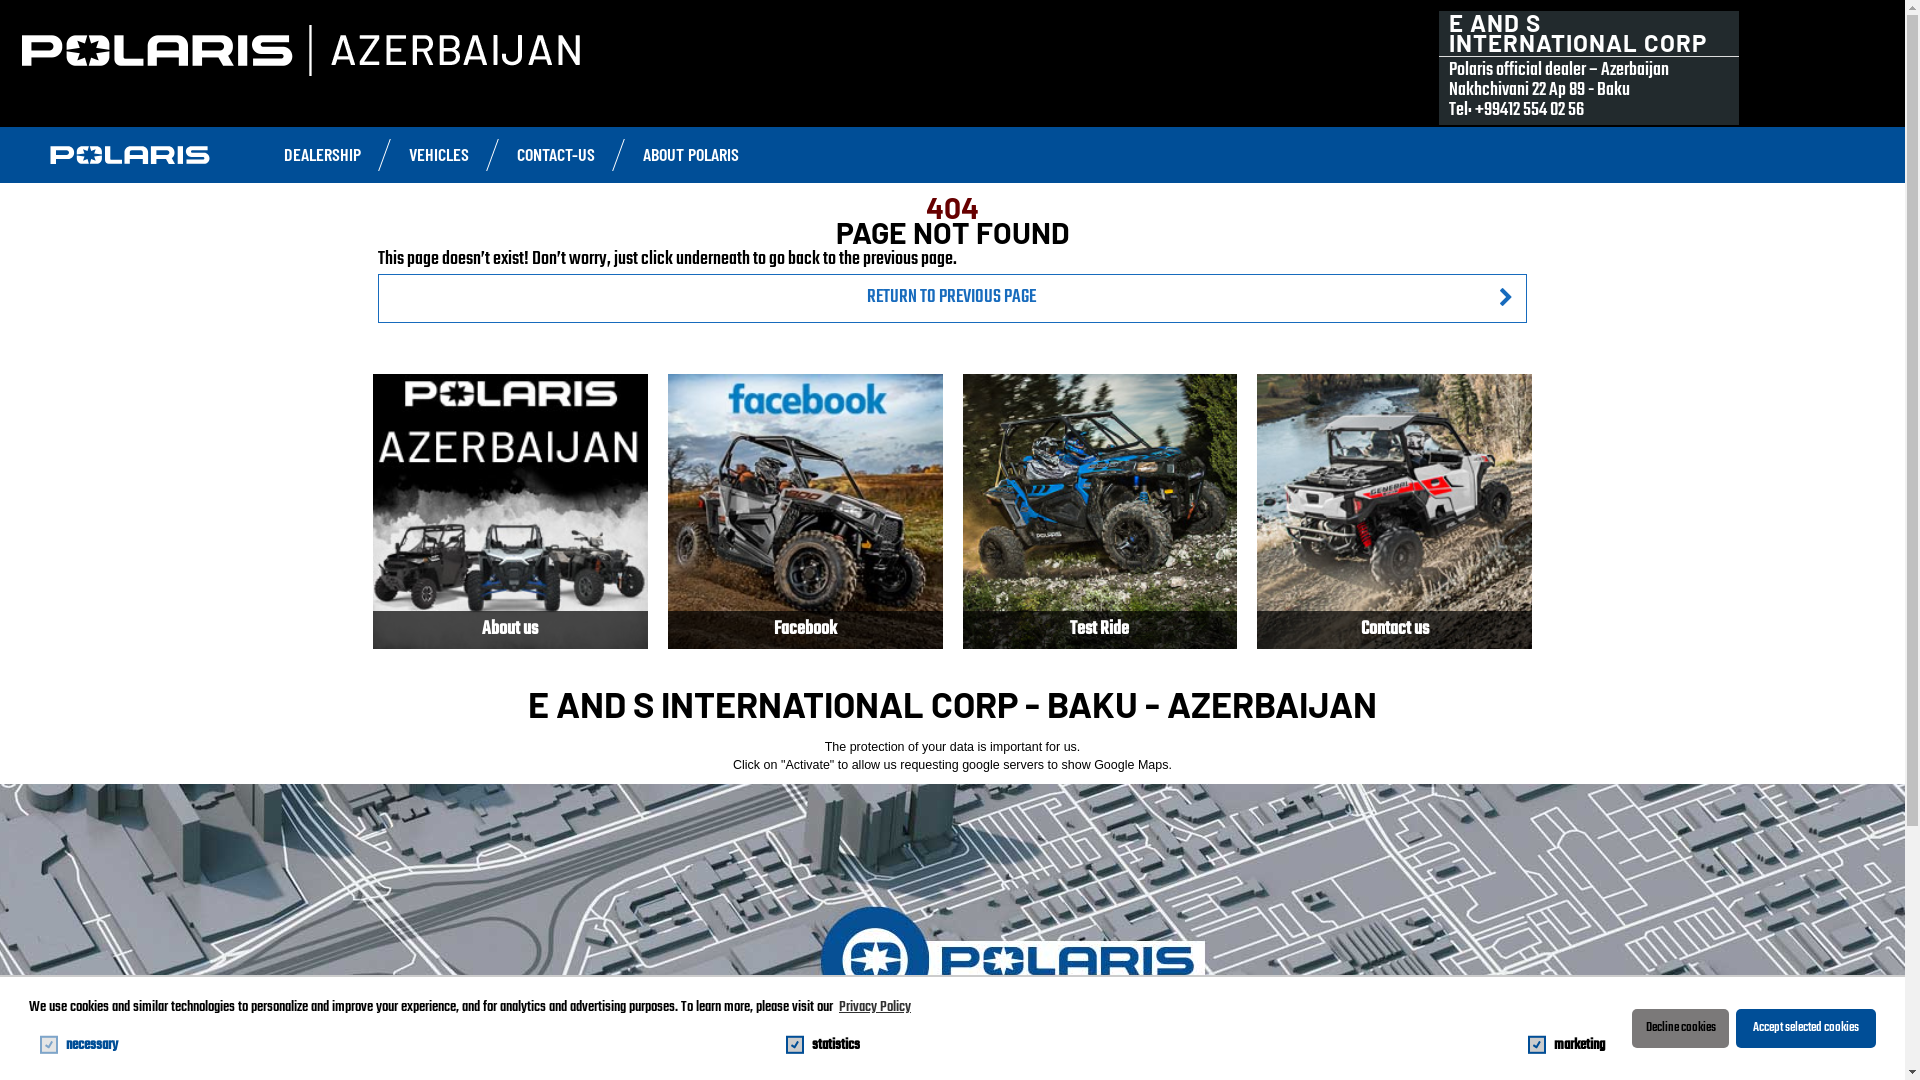 The image size is (1920, 1080). Describe the element at coordinates (556, 153) in the screenshot. I see `'CONTACT-US'` at that location.